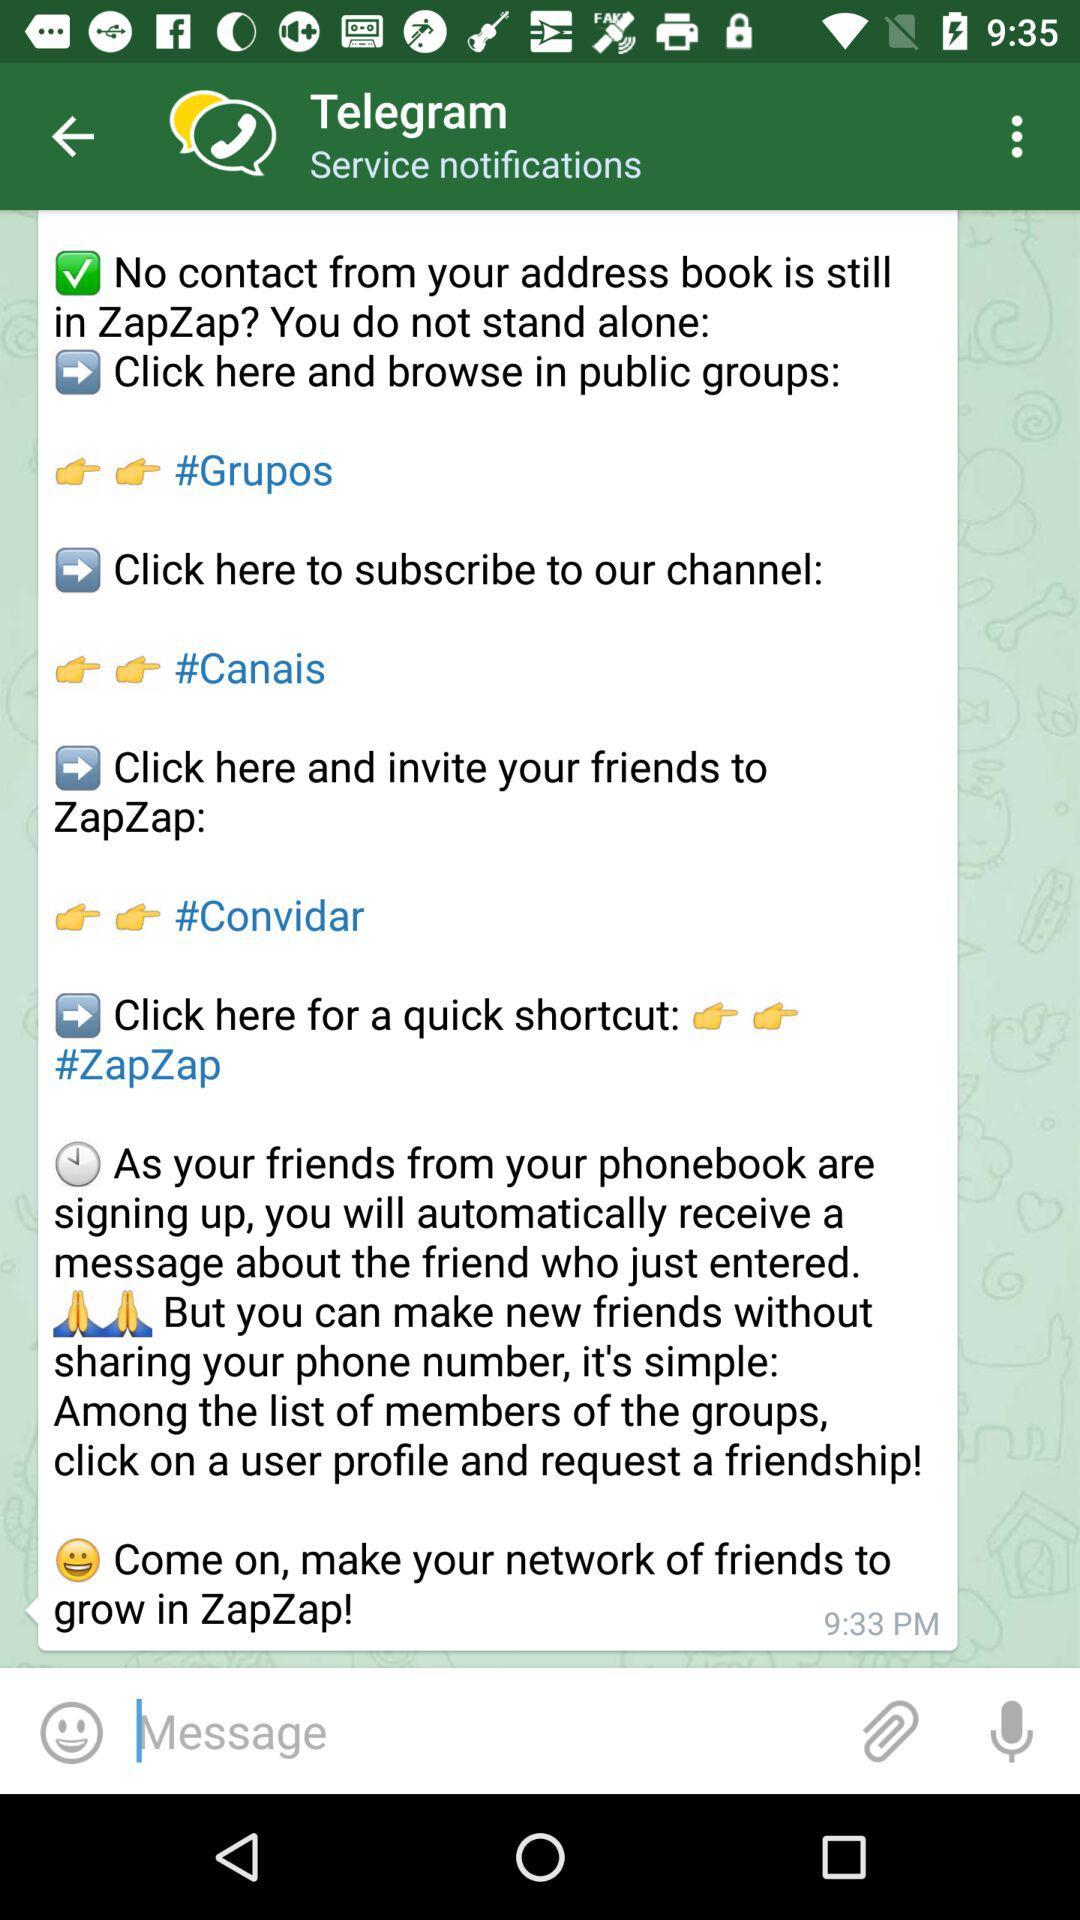 The width and height of the screenshot is (1080, 1920). What do you see at coordinates (70, 1730) in the screenshot?
I see `the emoji icon` at bounding box center [70, 1730].